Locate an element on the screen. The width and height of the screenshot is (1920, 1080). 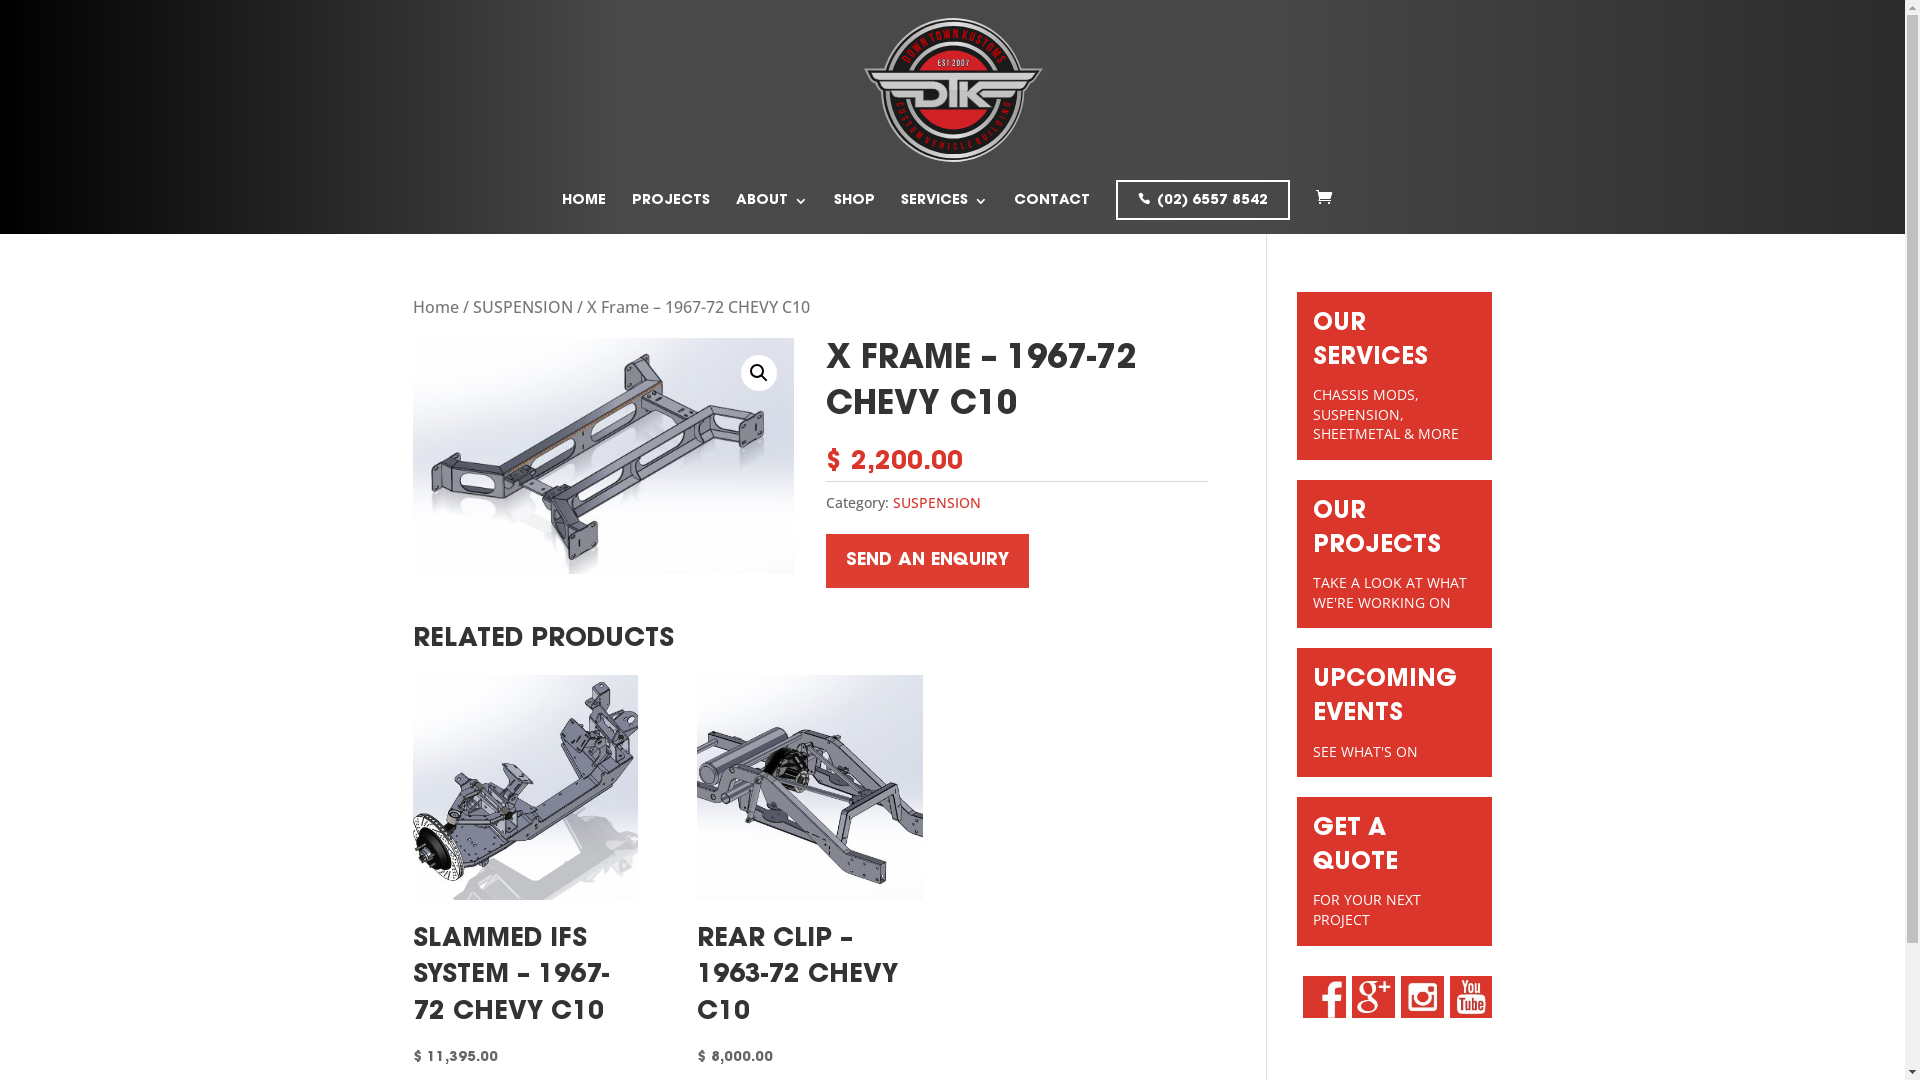
'OUR SERVICES is located at coordinates (1393, 375).